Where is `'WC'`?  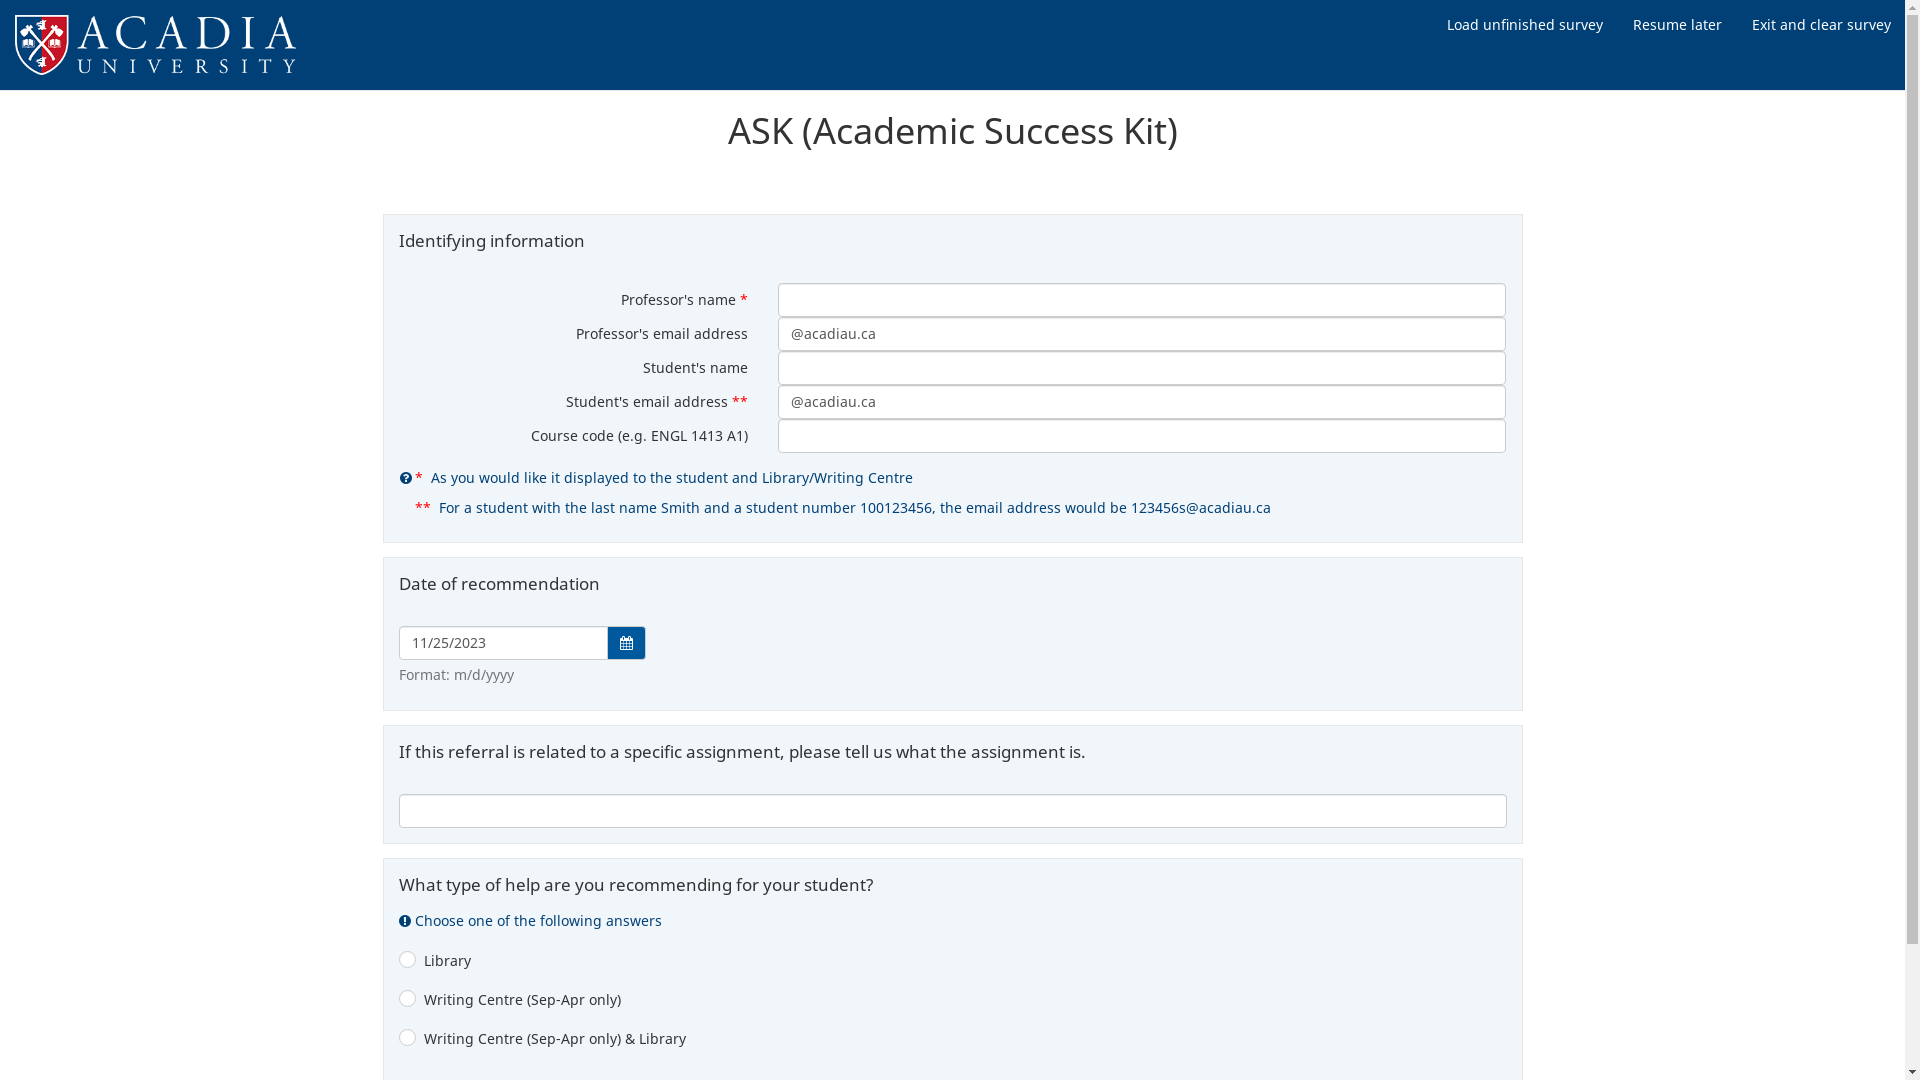
'WC' is located at coordinates (398, 1002).